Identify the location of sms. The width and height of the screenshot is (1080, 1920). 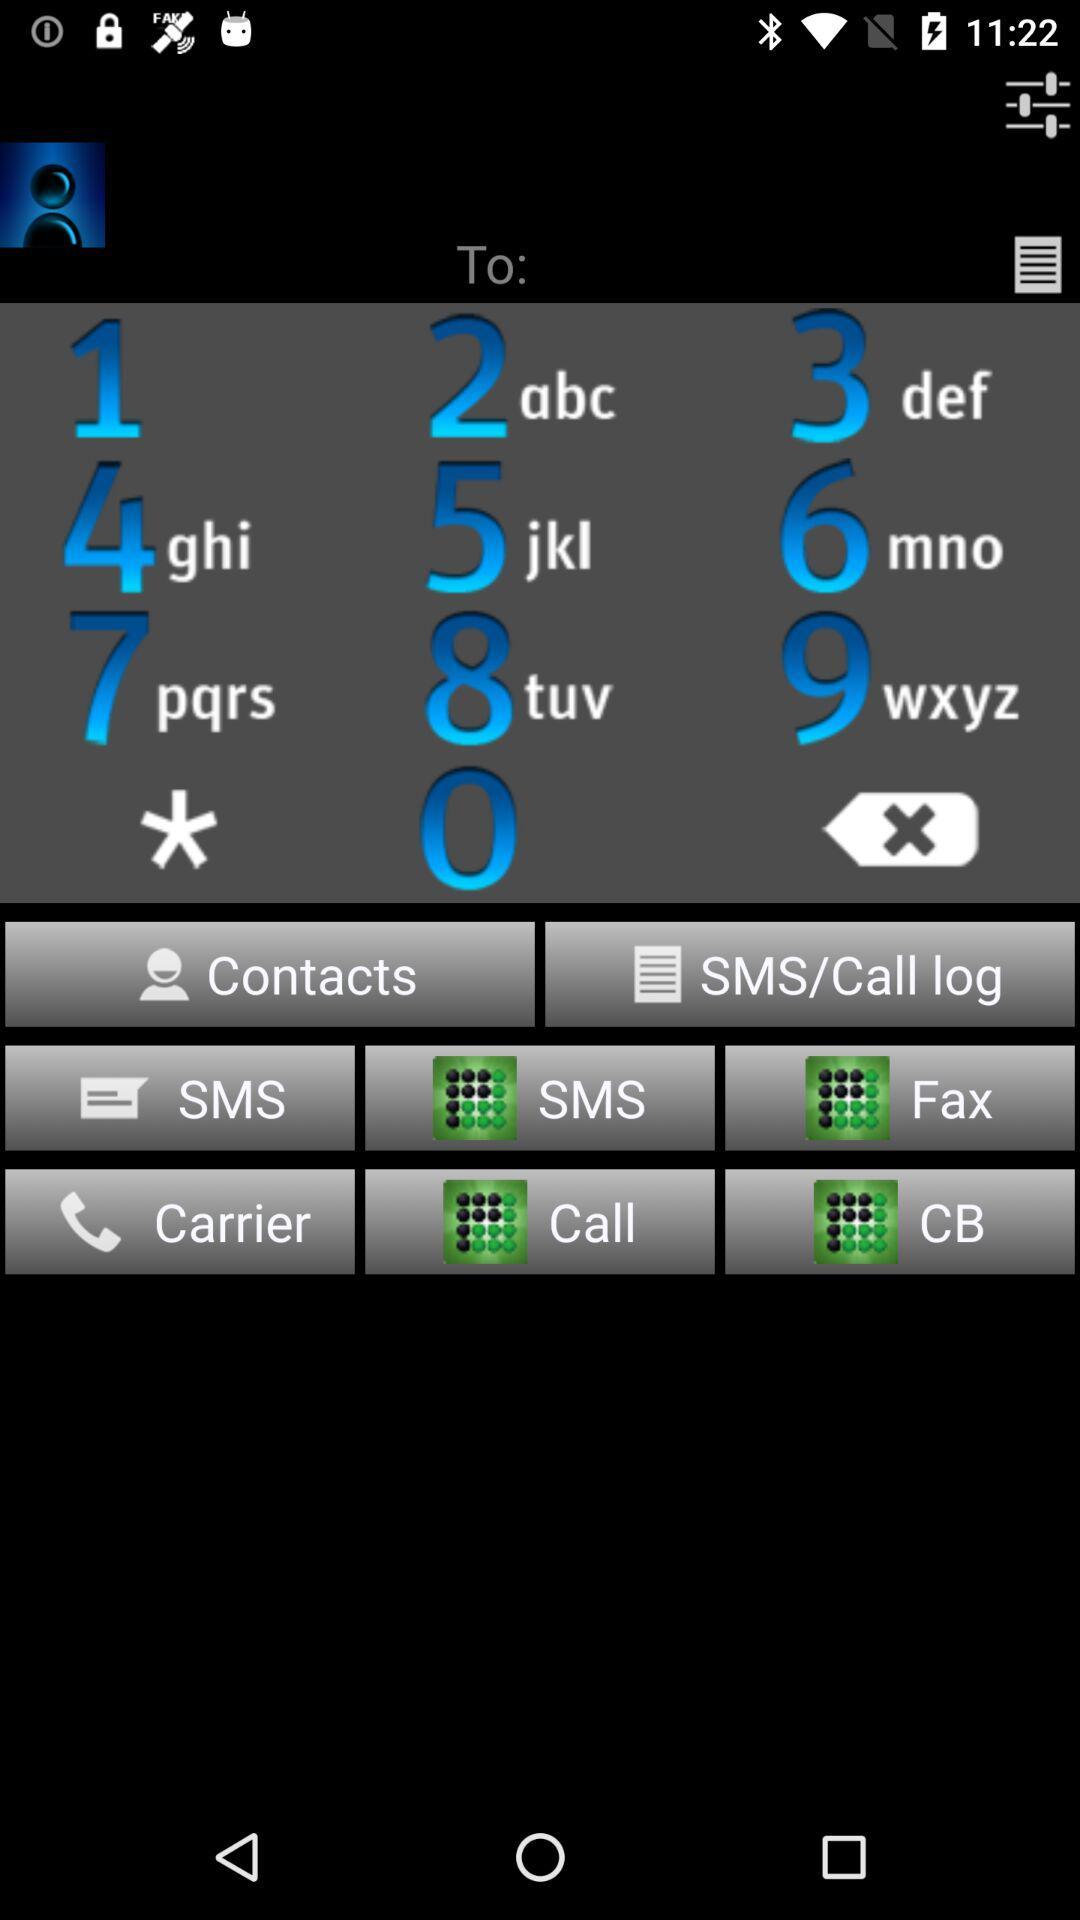
(180, 1097).